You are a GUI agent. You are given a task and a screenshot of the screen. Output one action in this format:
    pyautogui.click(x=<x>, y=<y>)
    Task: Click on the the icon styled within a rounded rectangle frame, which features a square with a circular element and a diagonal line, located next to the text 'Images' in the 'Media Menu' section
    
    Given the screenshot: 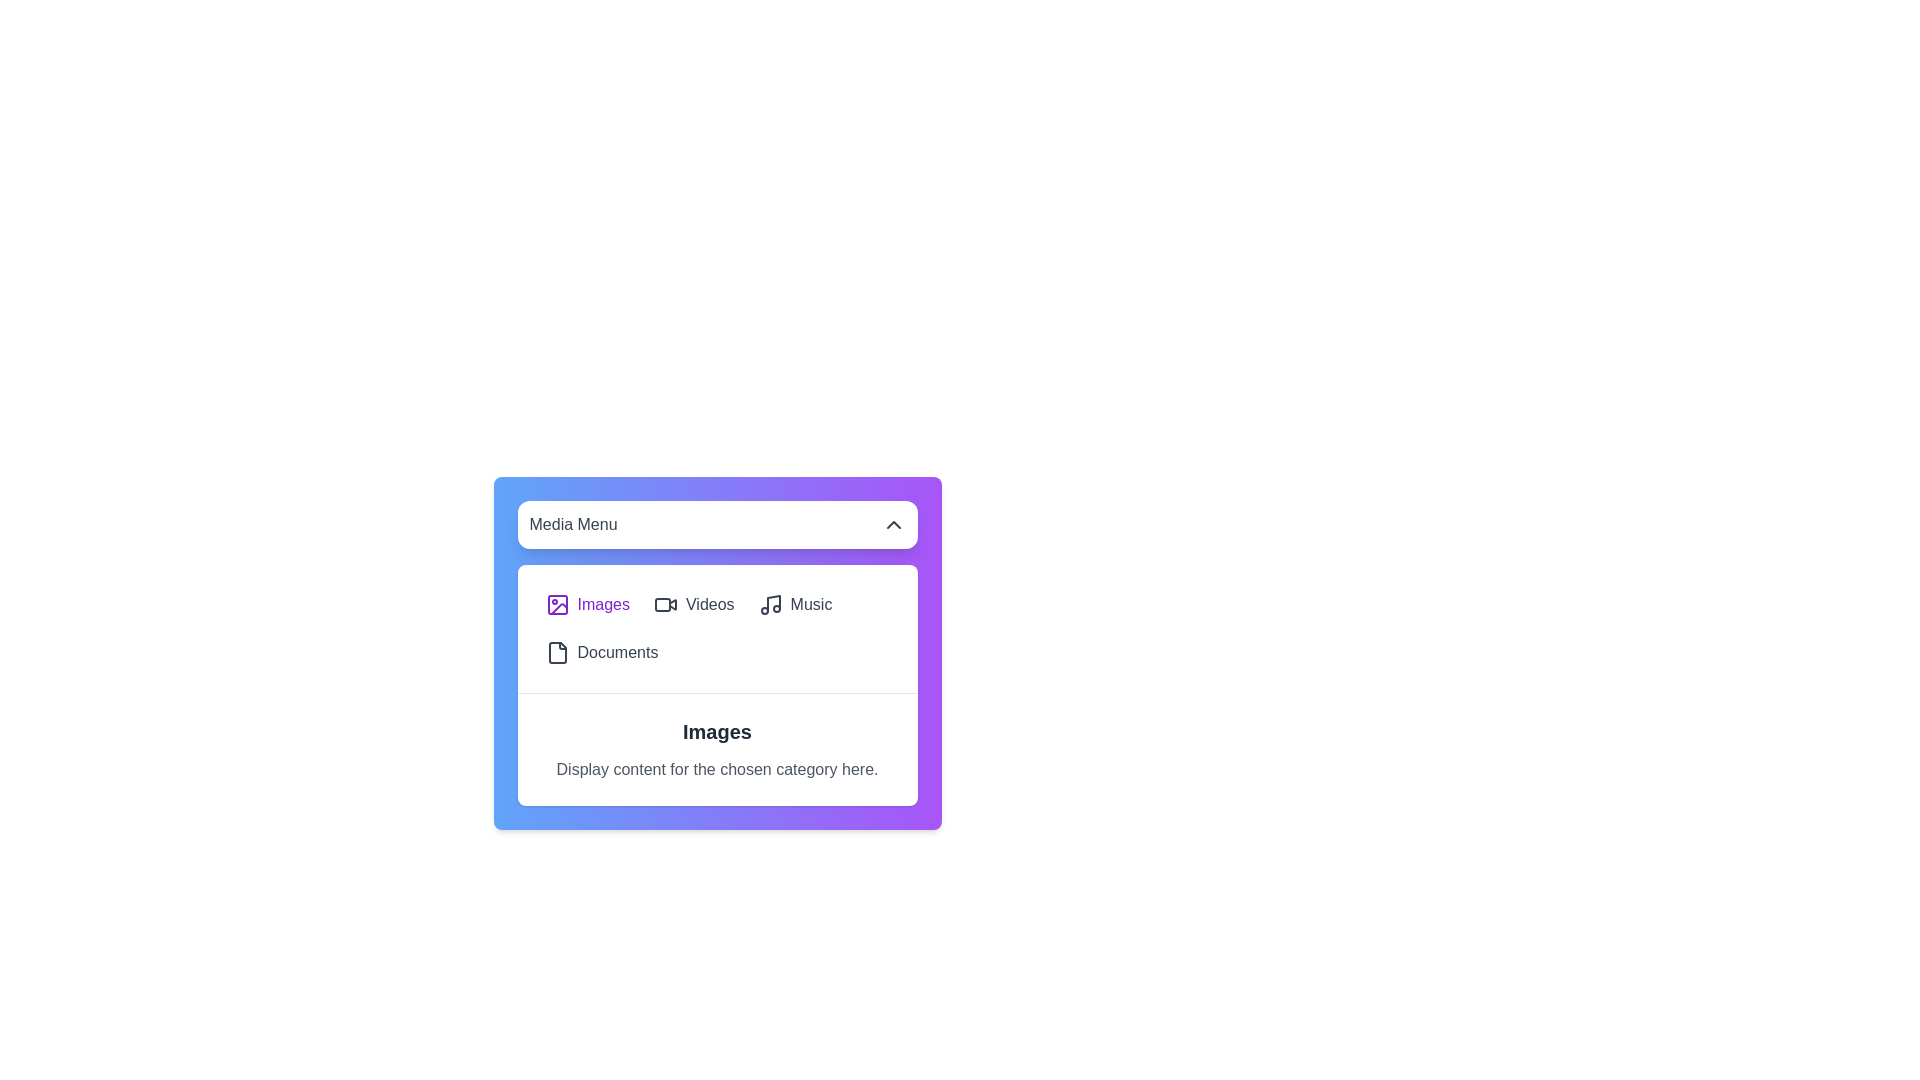 What is the action you would take?
    pyautogui.click(x=557, y=604)
    